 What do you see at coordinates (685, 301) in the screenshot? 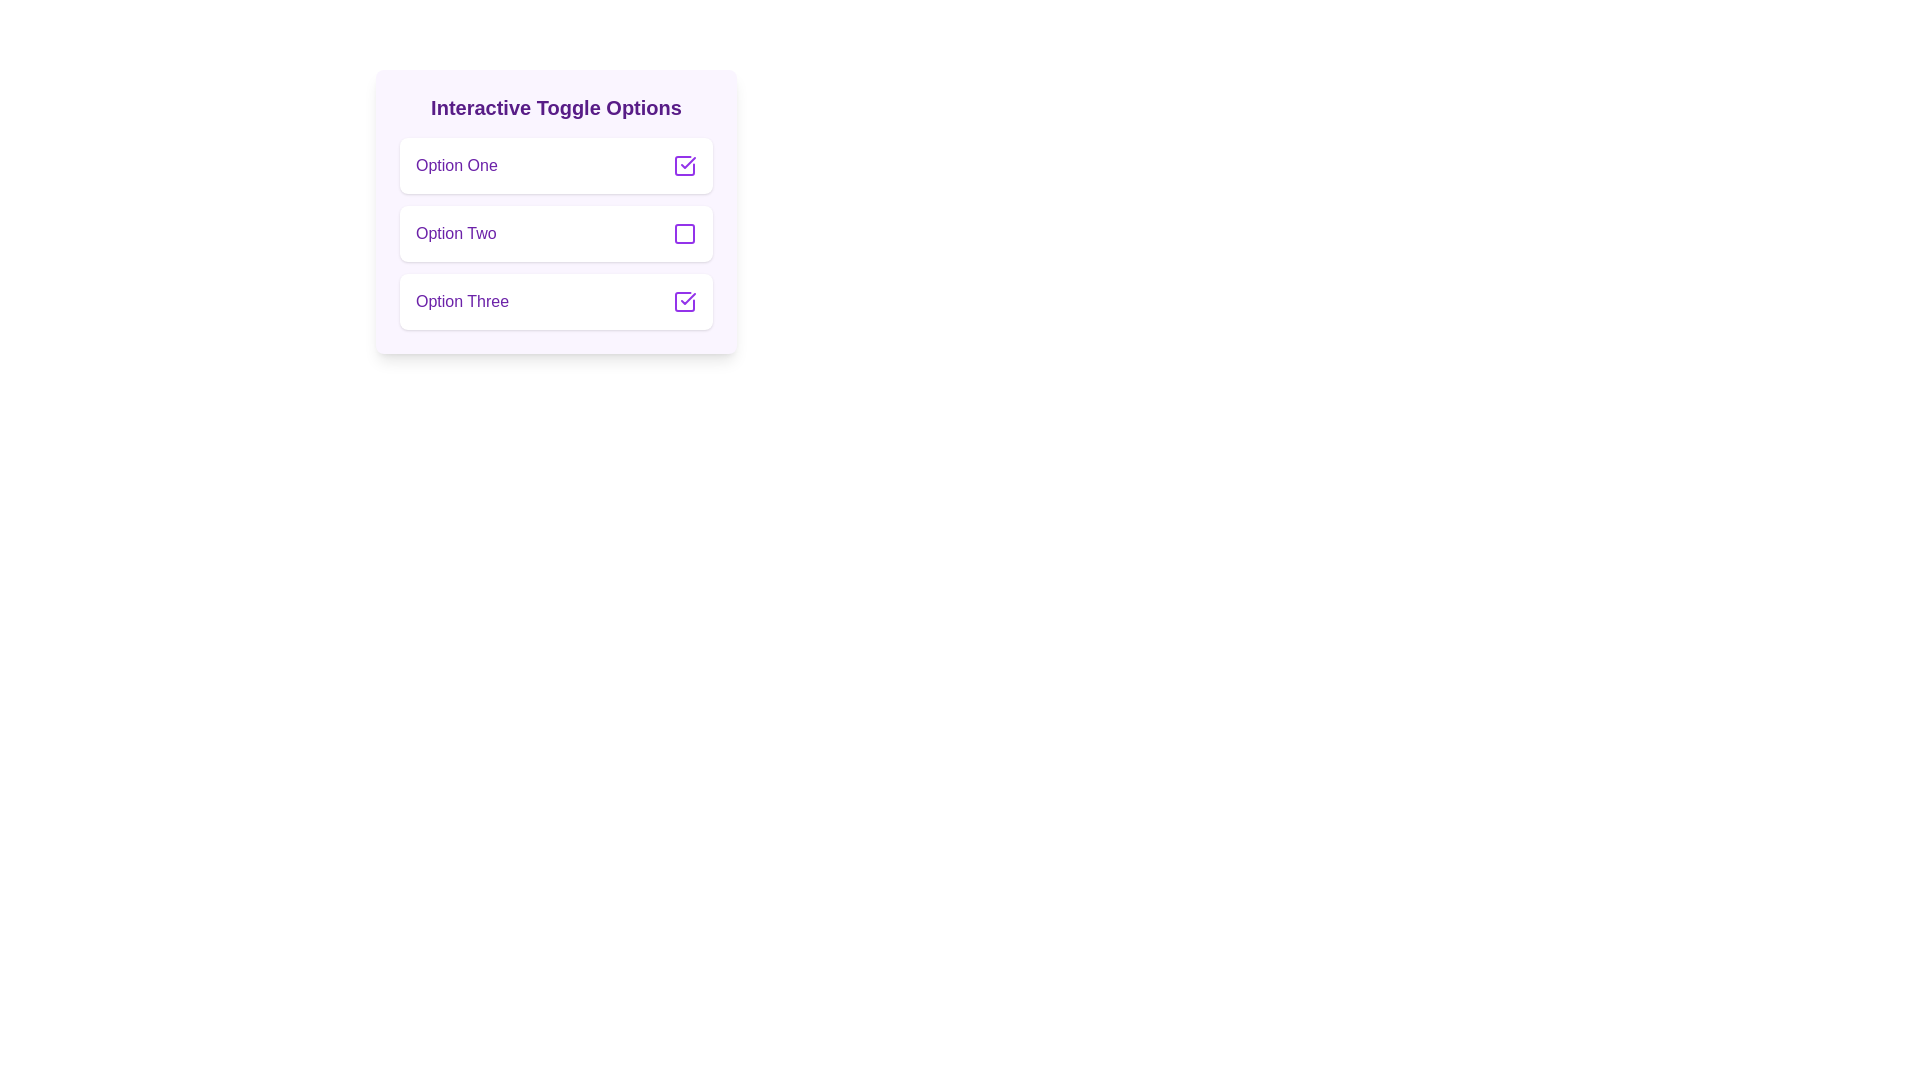
I see `the Checkbox associated with 'Option Three'` at bounding box center [685, 301].